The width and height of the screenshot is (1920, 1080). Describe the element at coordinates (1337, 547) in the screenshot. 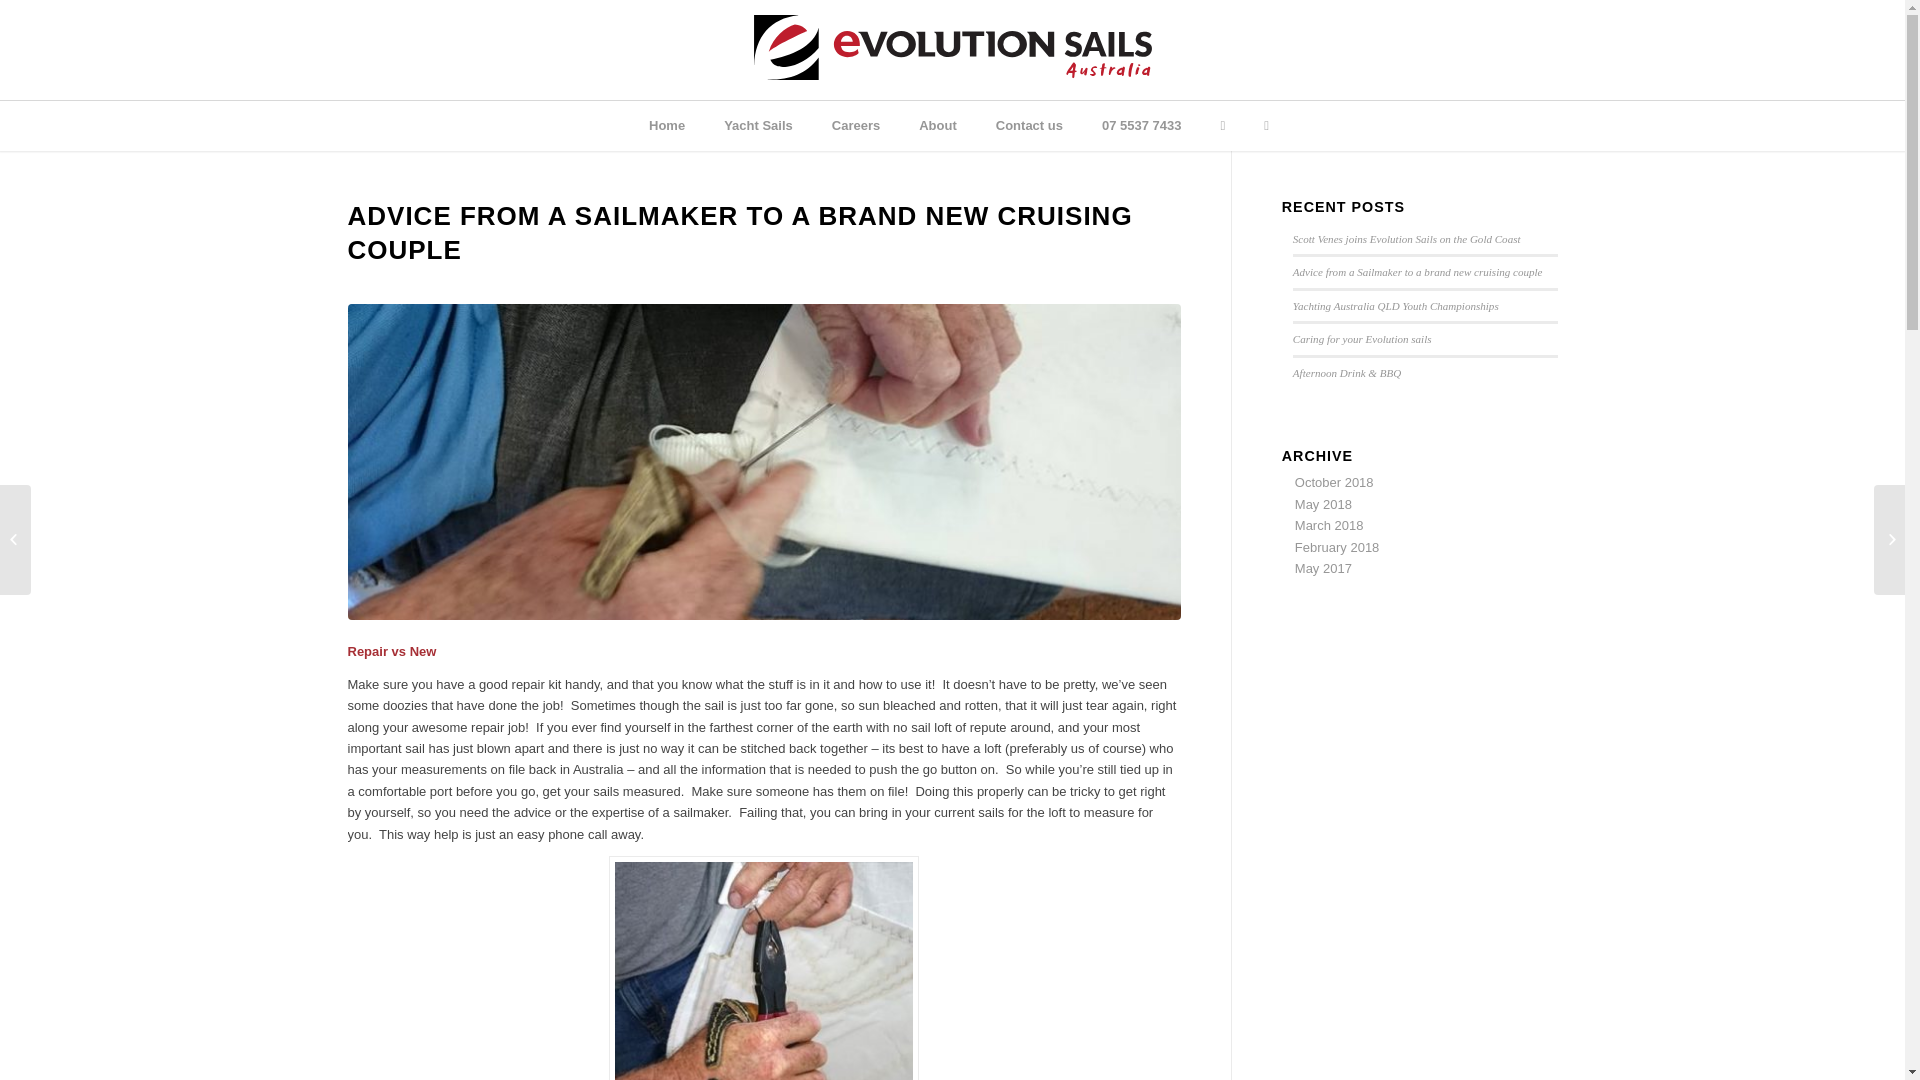

I see `'February 2018'` at that location.